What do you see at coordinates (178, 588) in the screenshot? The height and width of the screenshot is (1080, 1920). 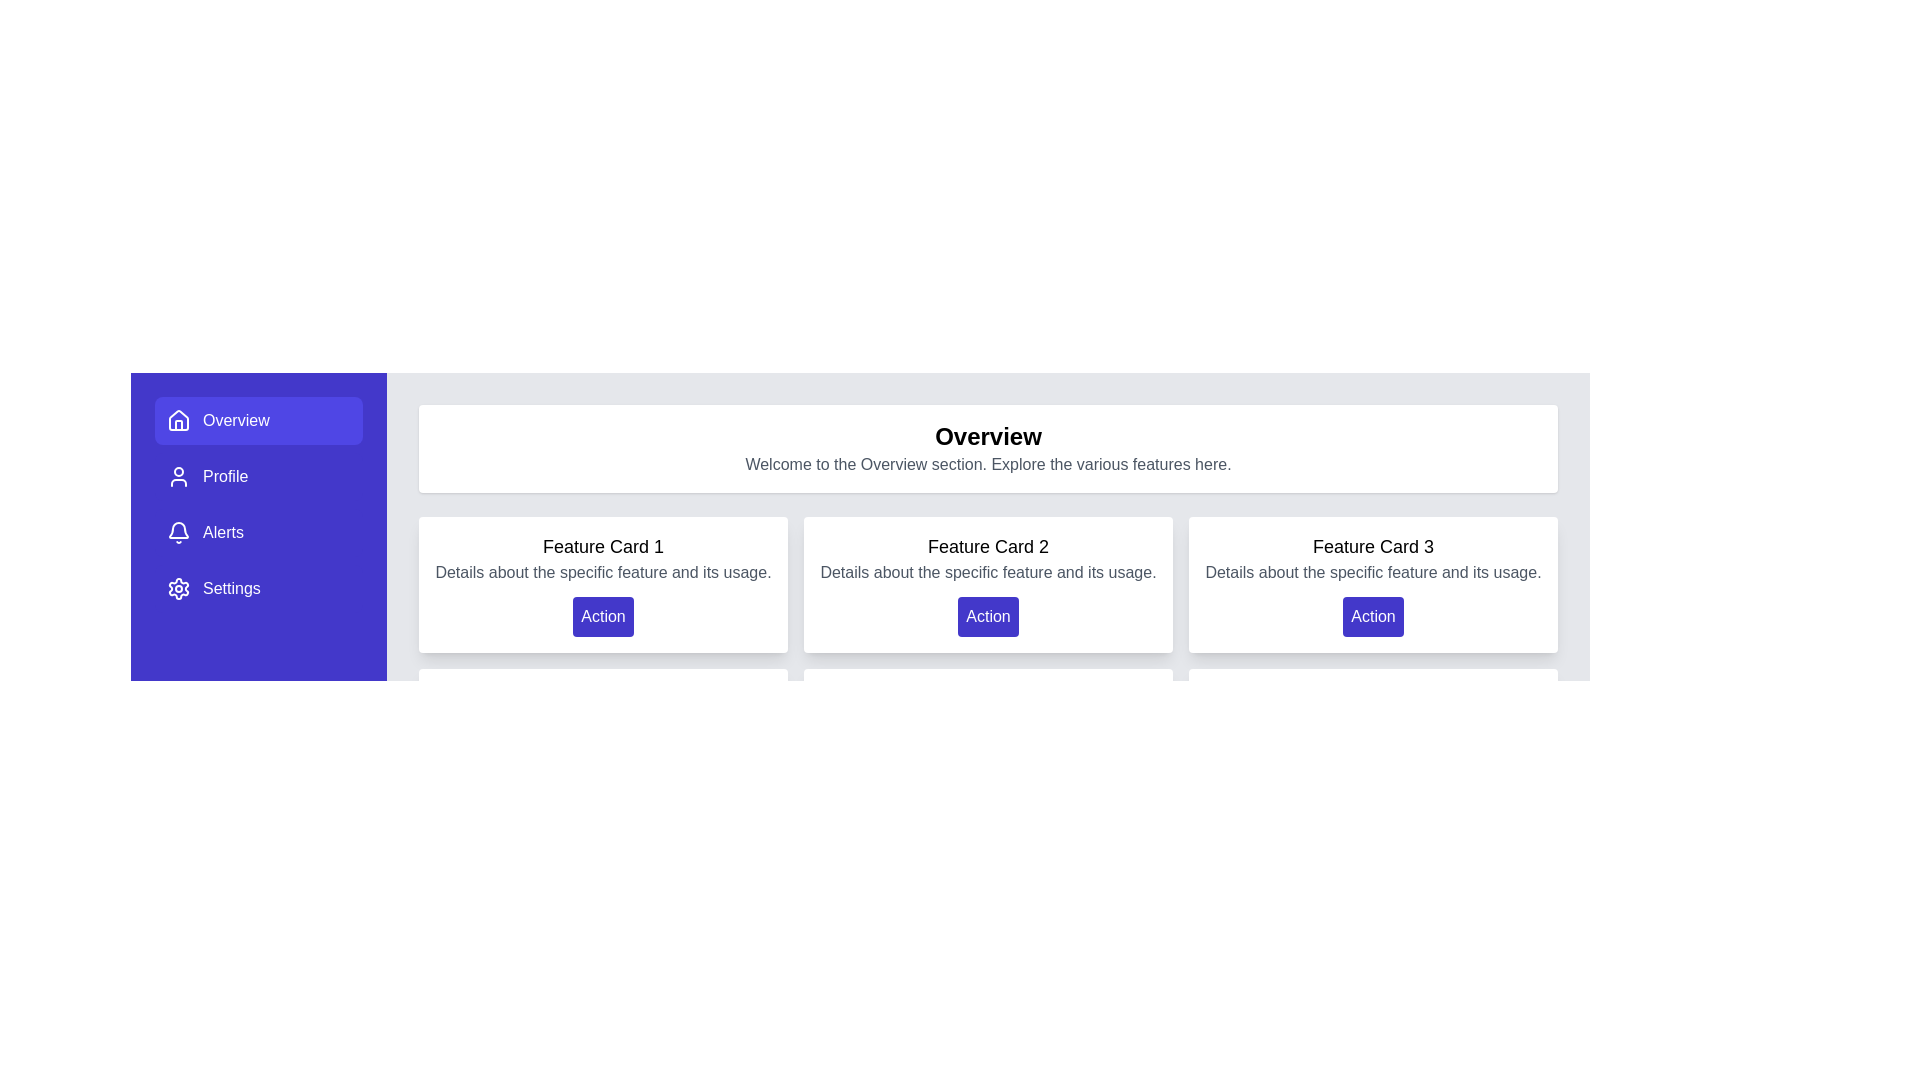 I see `the gear-shaped settings icon located in the vertical navigation sidebar` at bounding box center [178, 588].